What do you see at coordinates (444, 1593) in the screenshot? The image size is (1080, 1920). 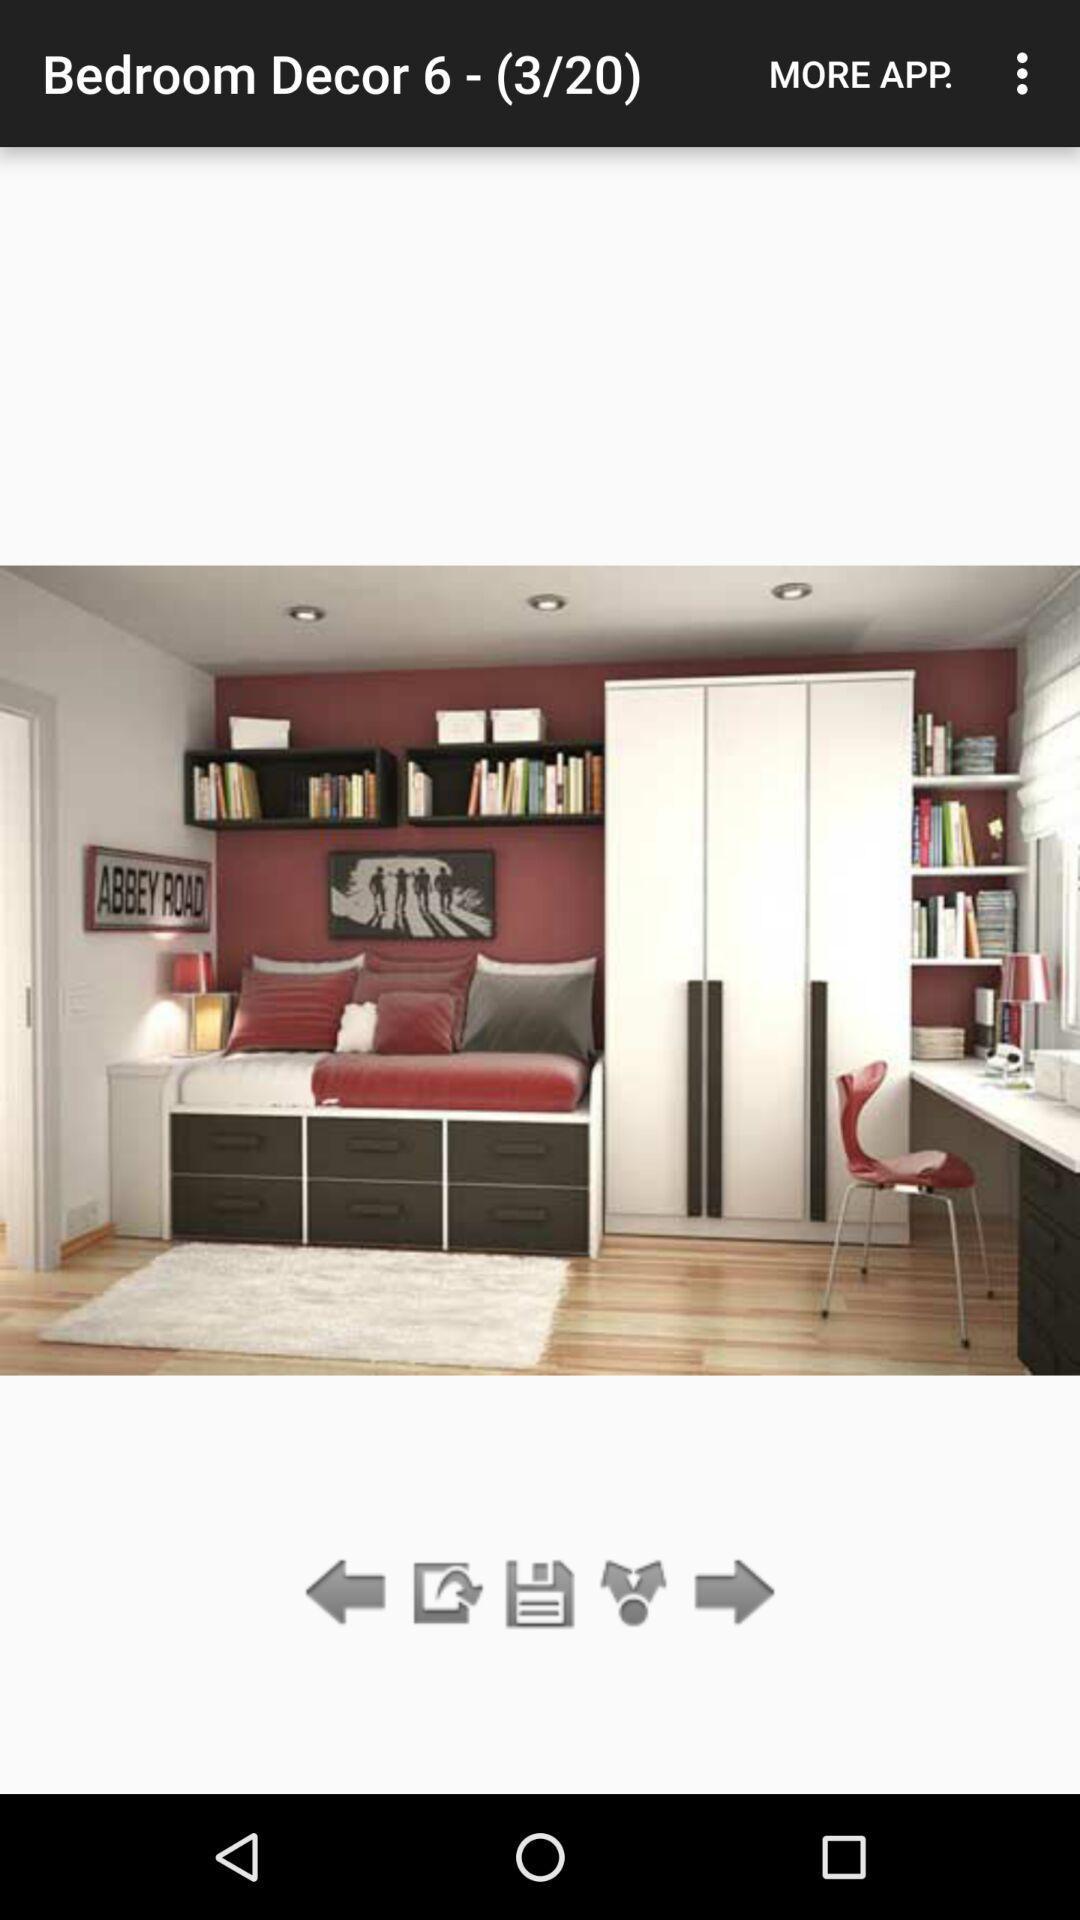 I see `the icon below bedroom decor 6` at bounding box center [444, 1593].